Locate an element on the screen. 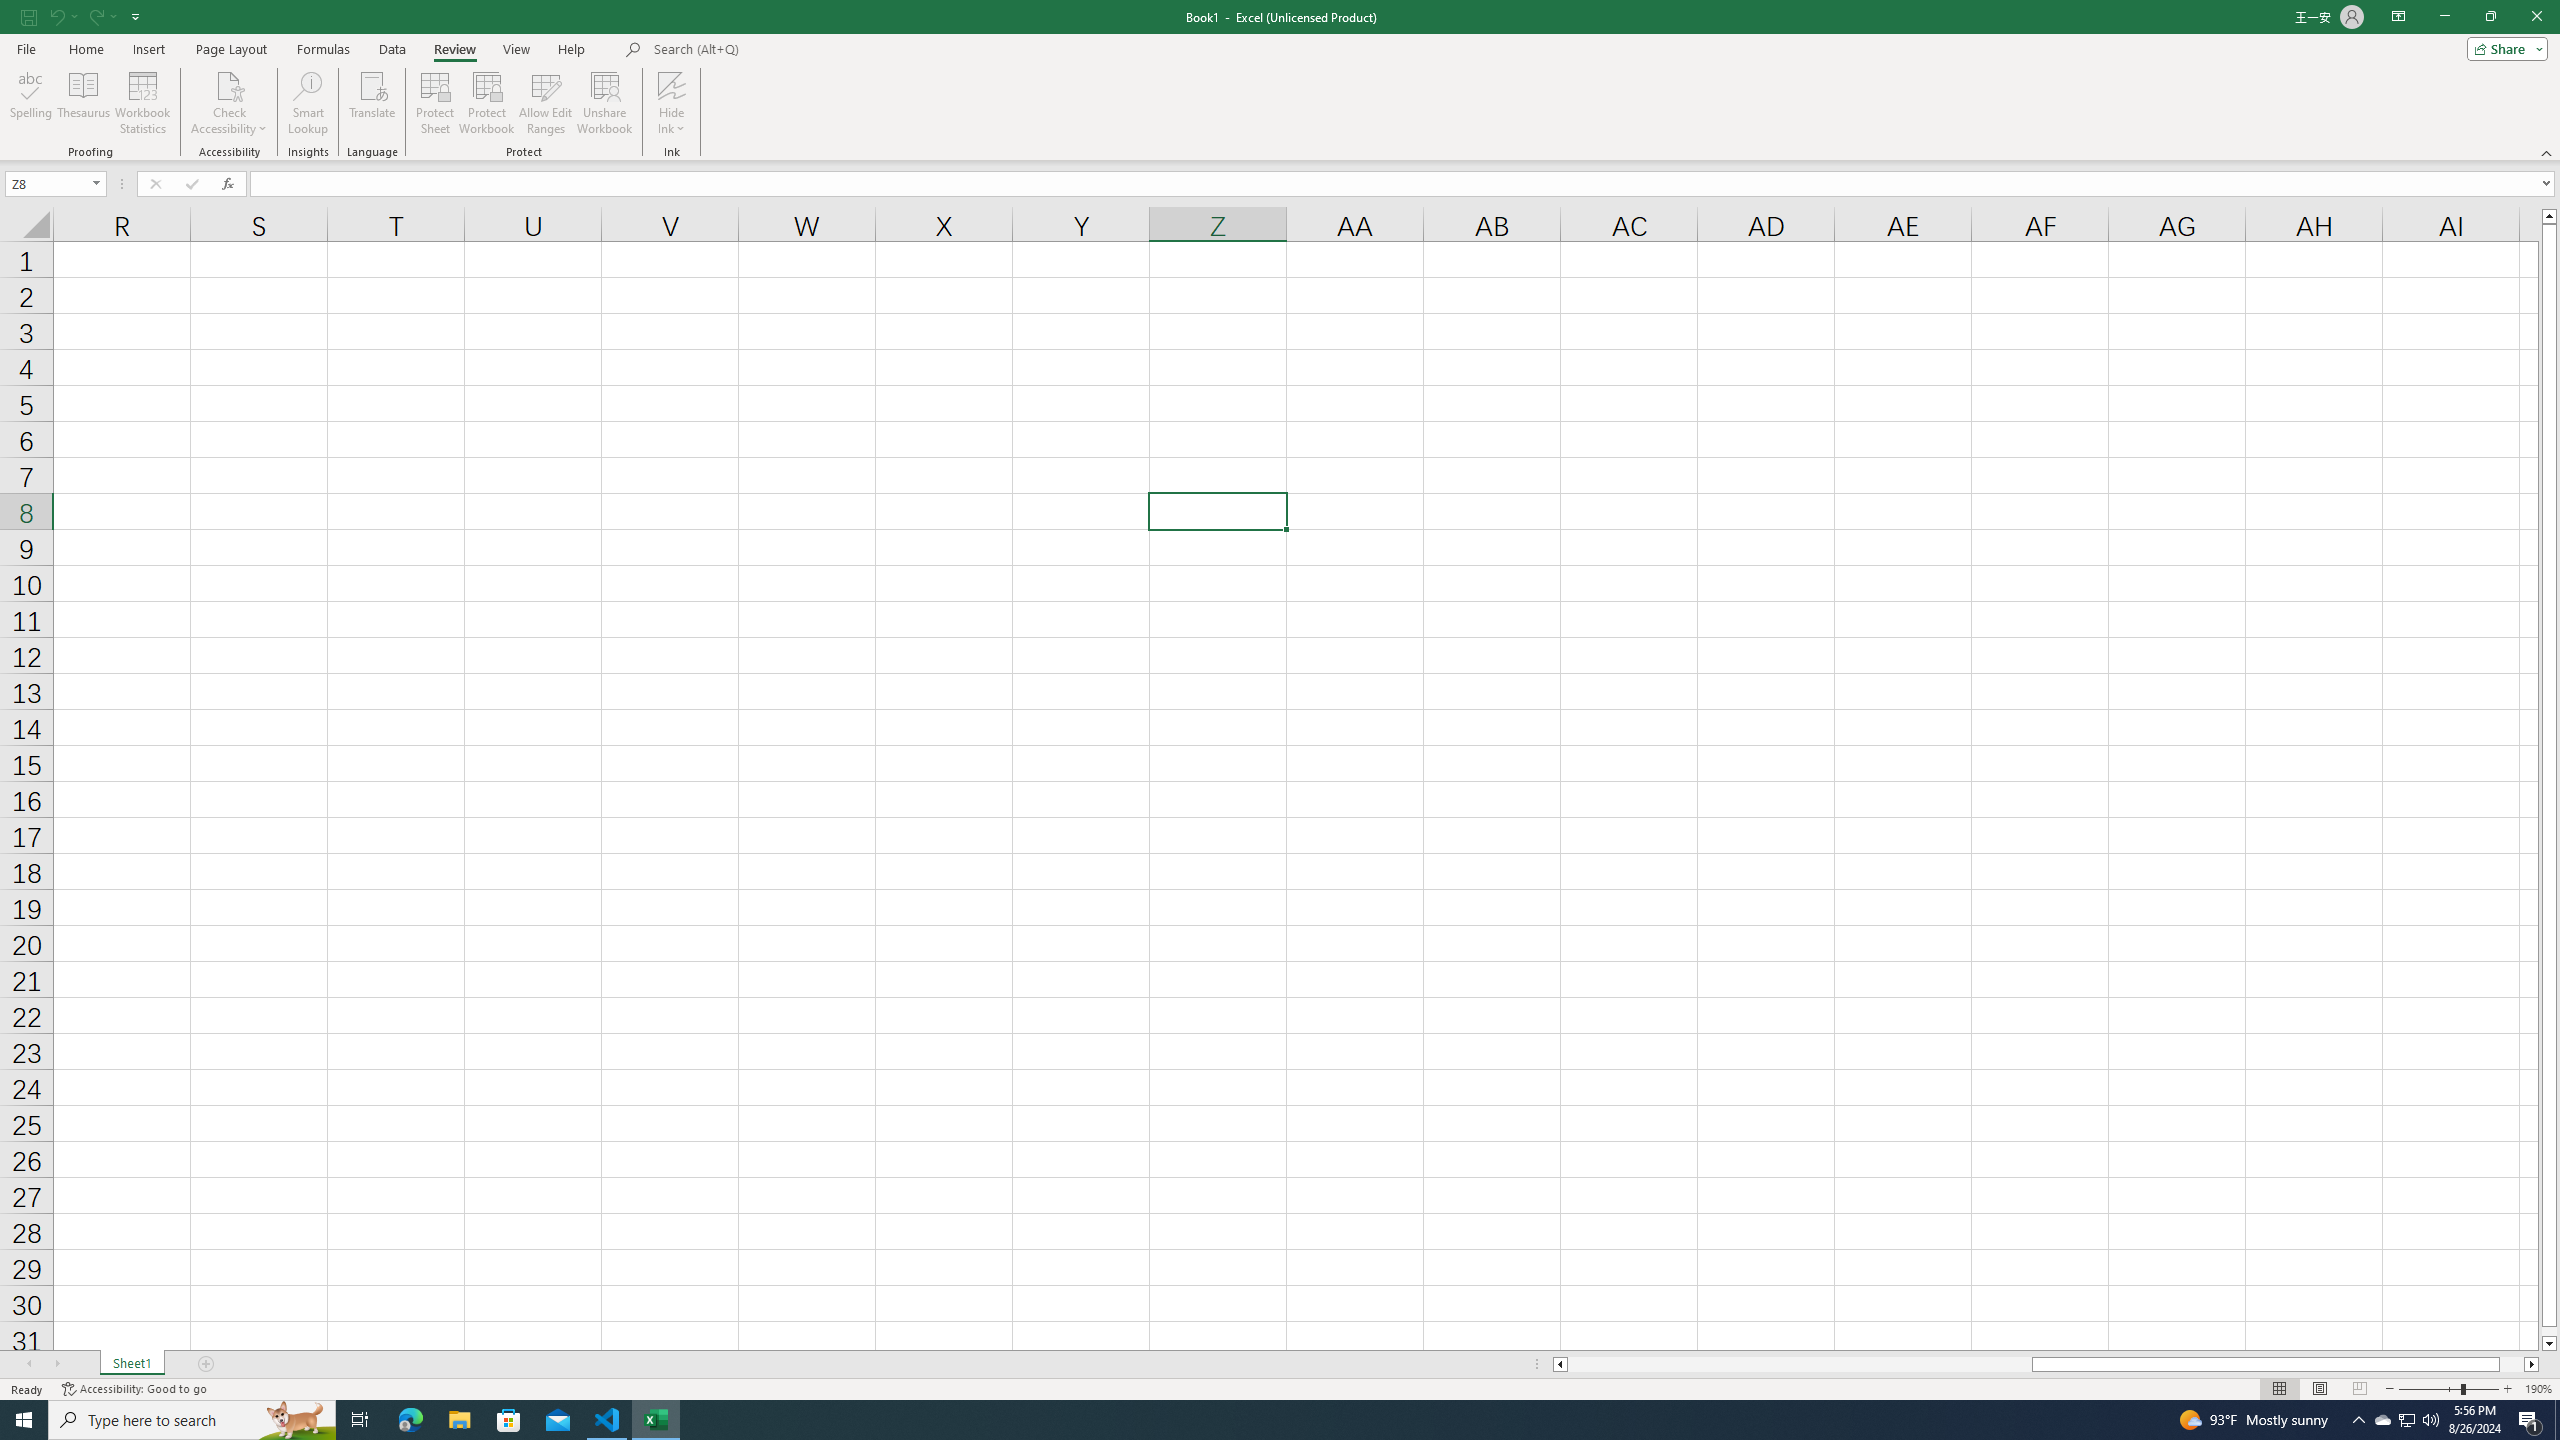  'Share' is located at coordinates (2502, 47).